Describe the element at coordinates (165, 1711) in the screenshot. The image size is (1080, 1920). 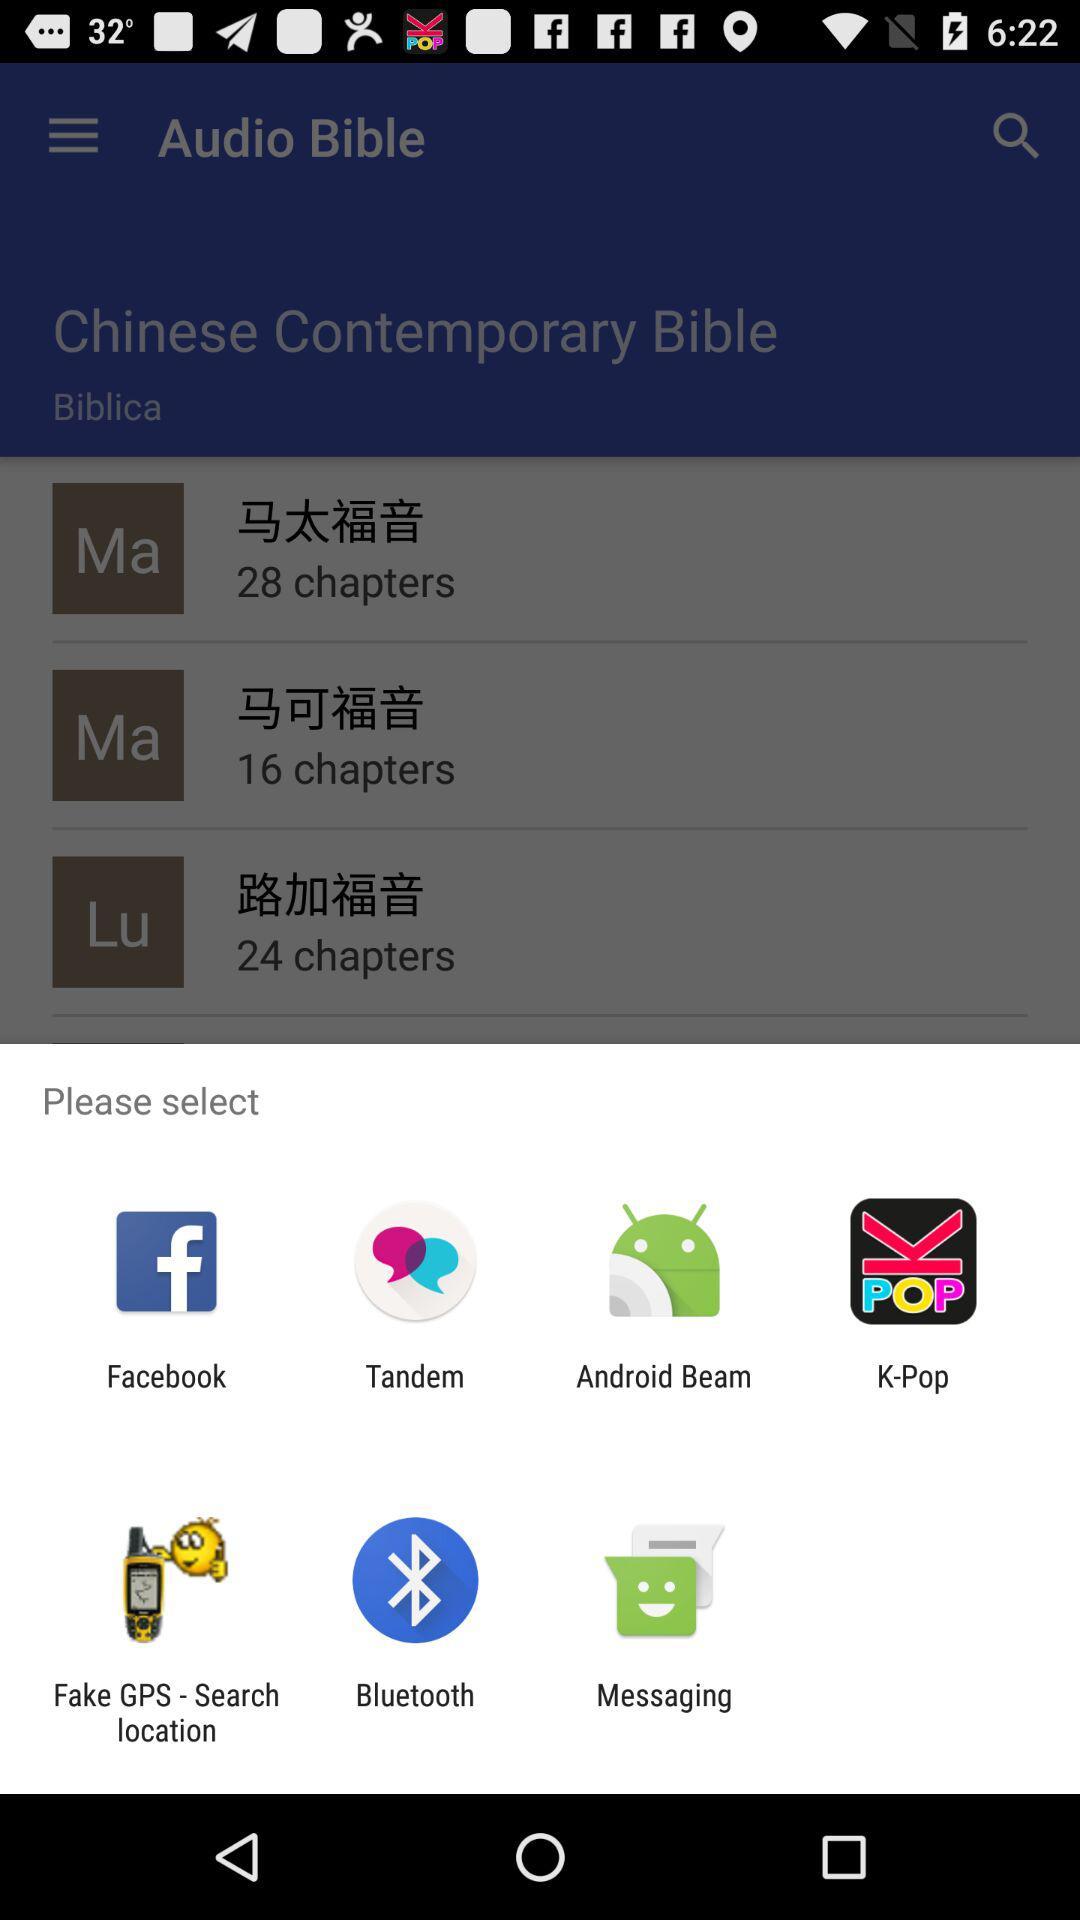
I see `fake gps search app` at that location.